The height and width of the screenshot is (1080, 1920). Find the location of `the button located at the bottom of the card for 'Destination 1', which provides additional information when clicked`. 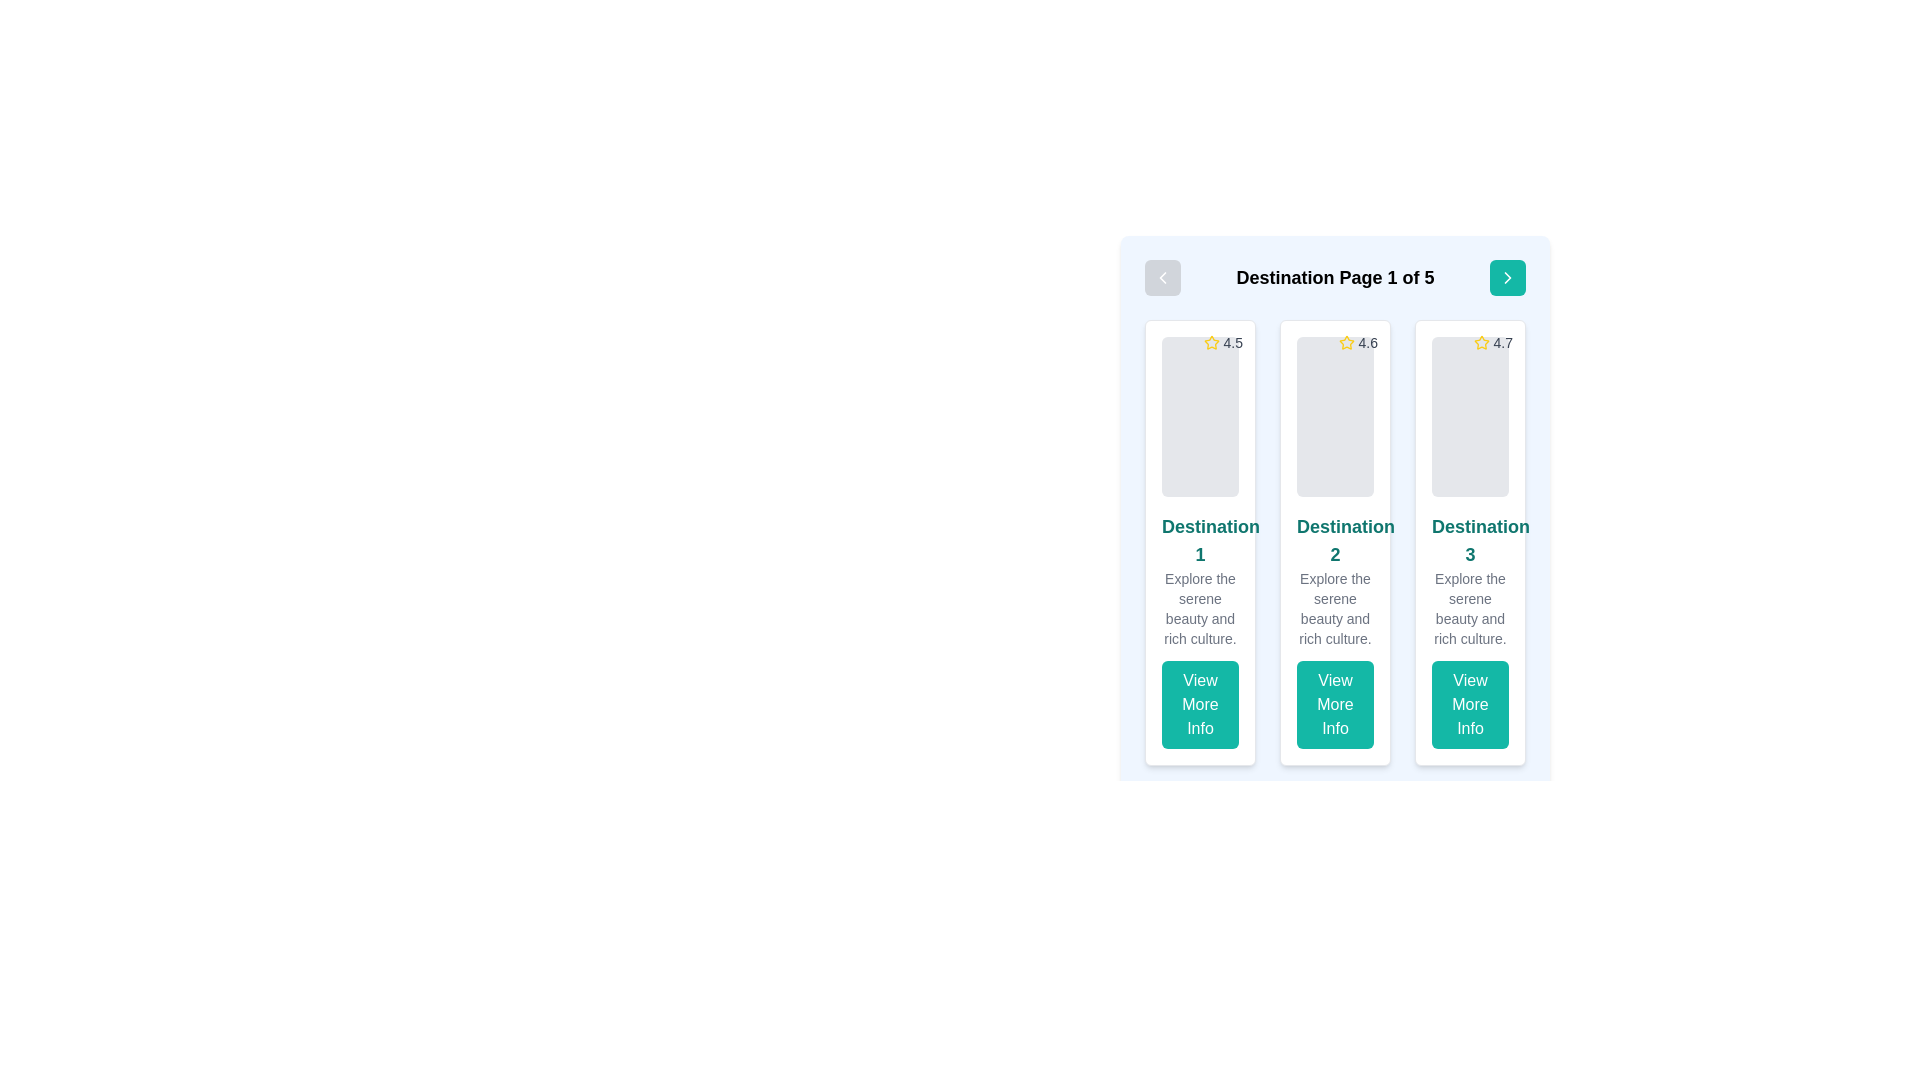

the button located at the bottom of the card for 'Destination 1', which provides additional information when clicked is located at coordinates (1200, 704).